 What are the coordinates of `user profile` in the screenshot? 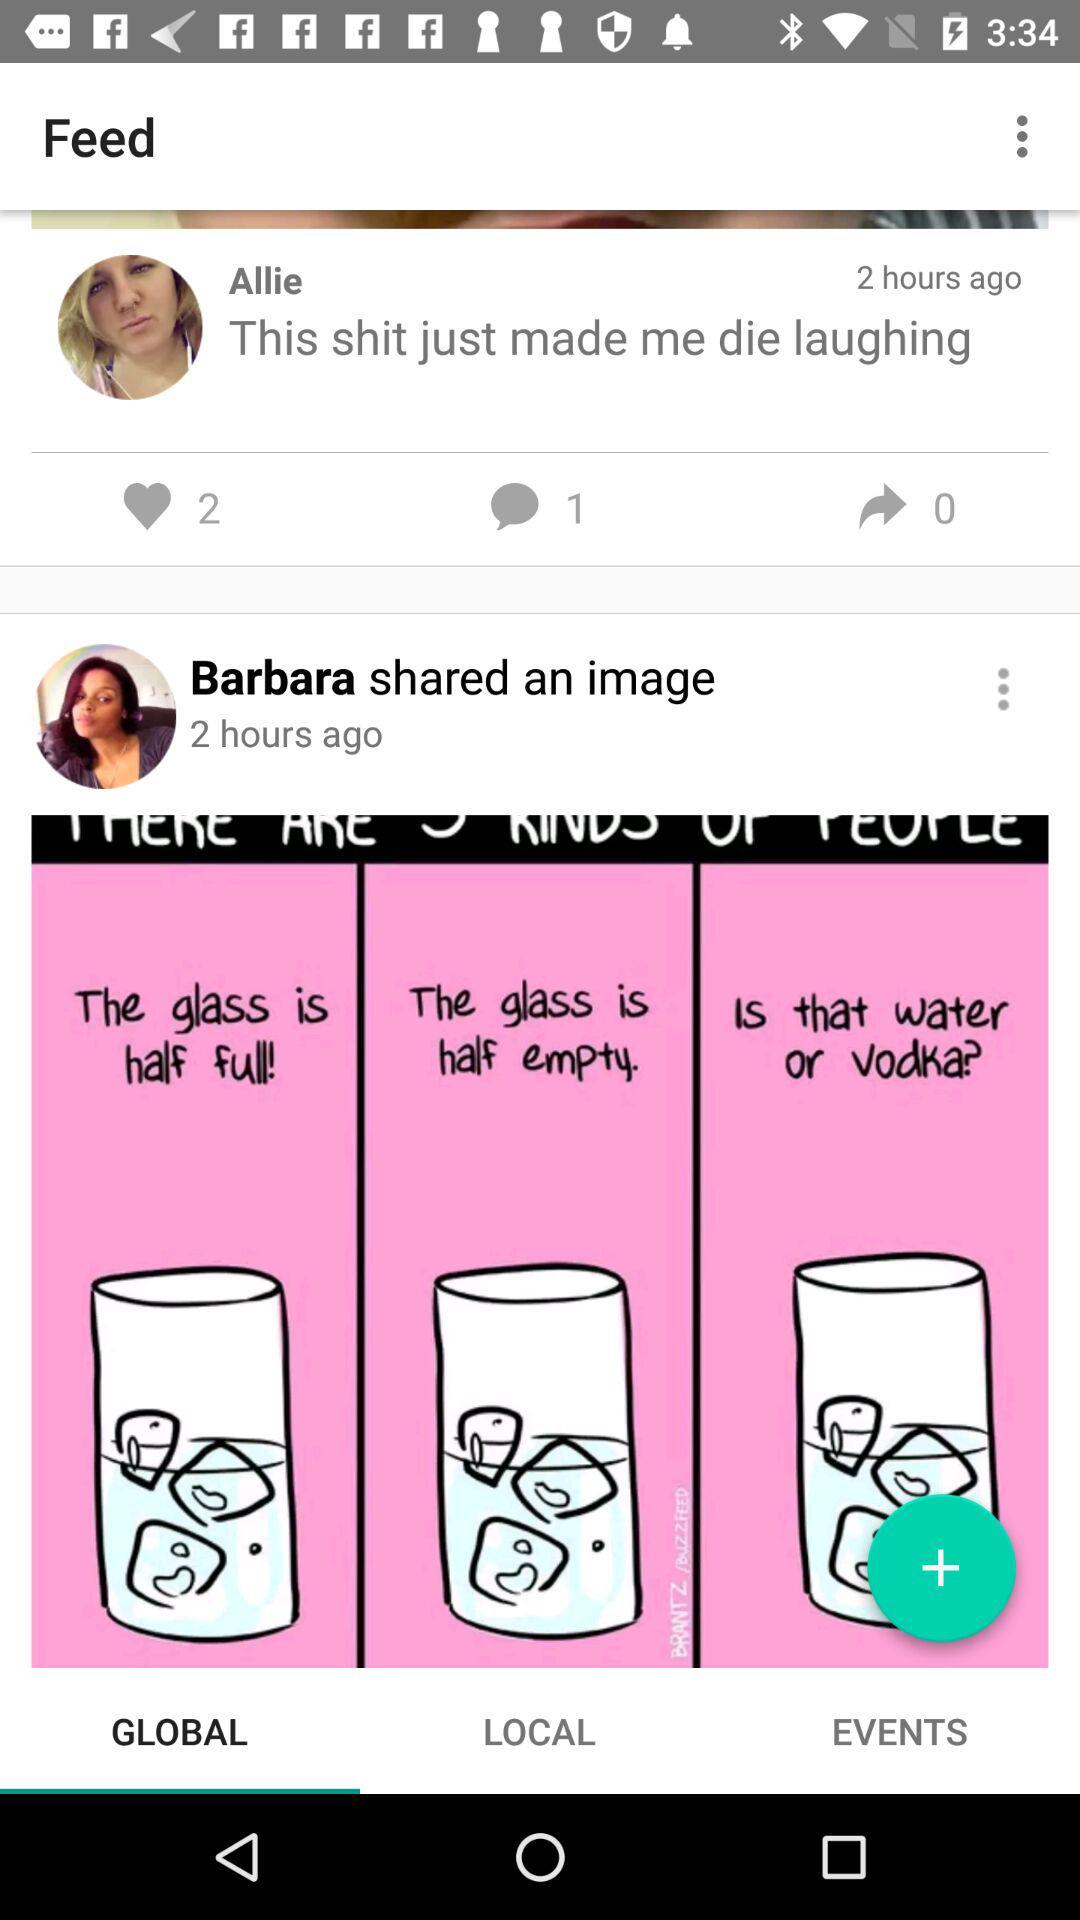 It's located at (103, 716).